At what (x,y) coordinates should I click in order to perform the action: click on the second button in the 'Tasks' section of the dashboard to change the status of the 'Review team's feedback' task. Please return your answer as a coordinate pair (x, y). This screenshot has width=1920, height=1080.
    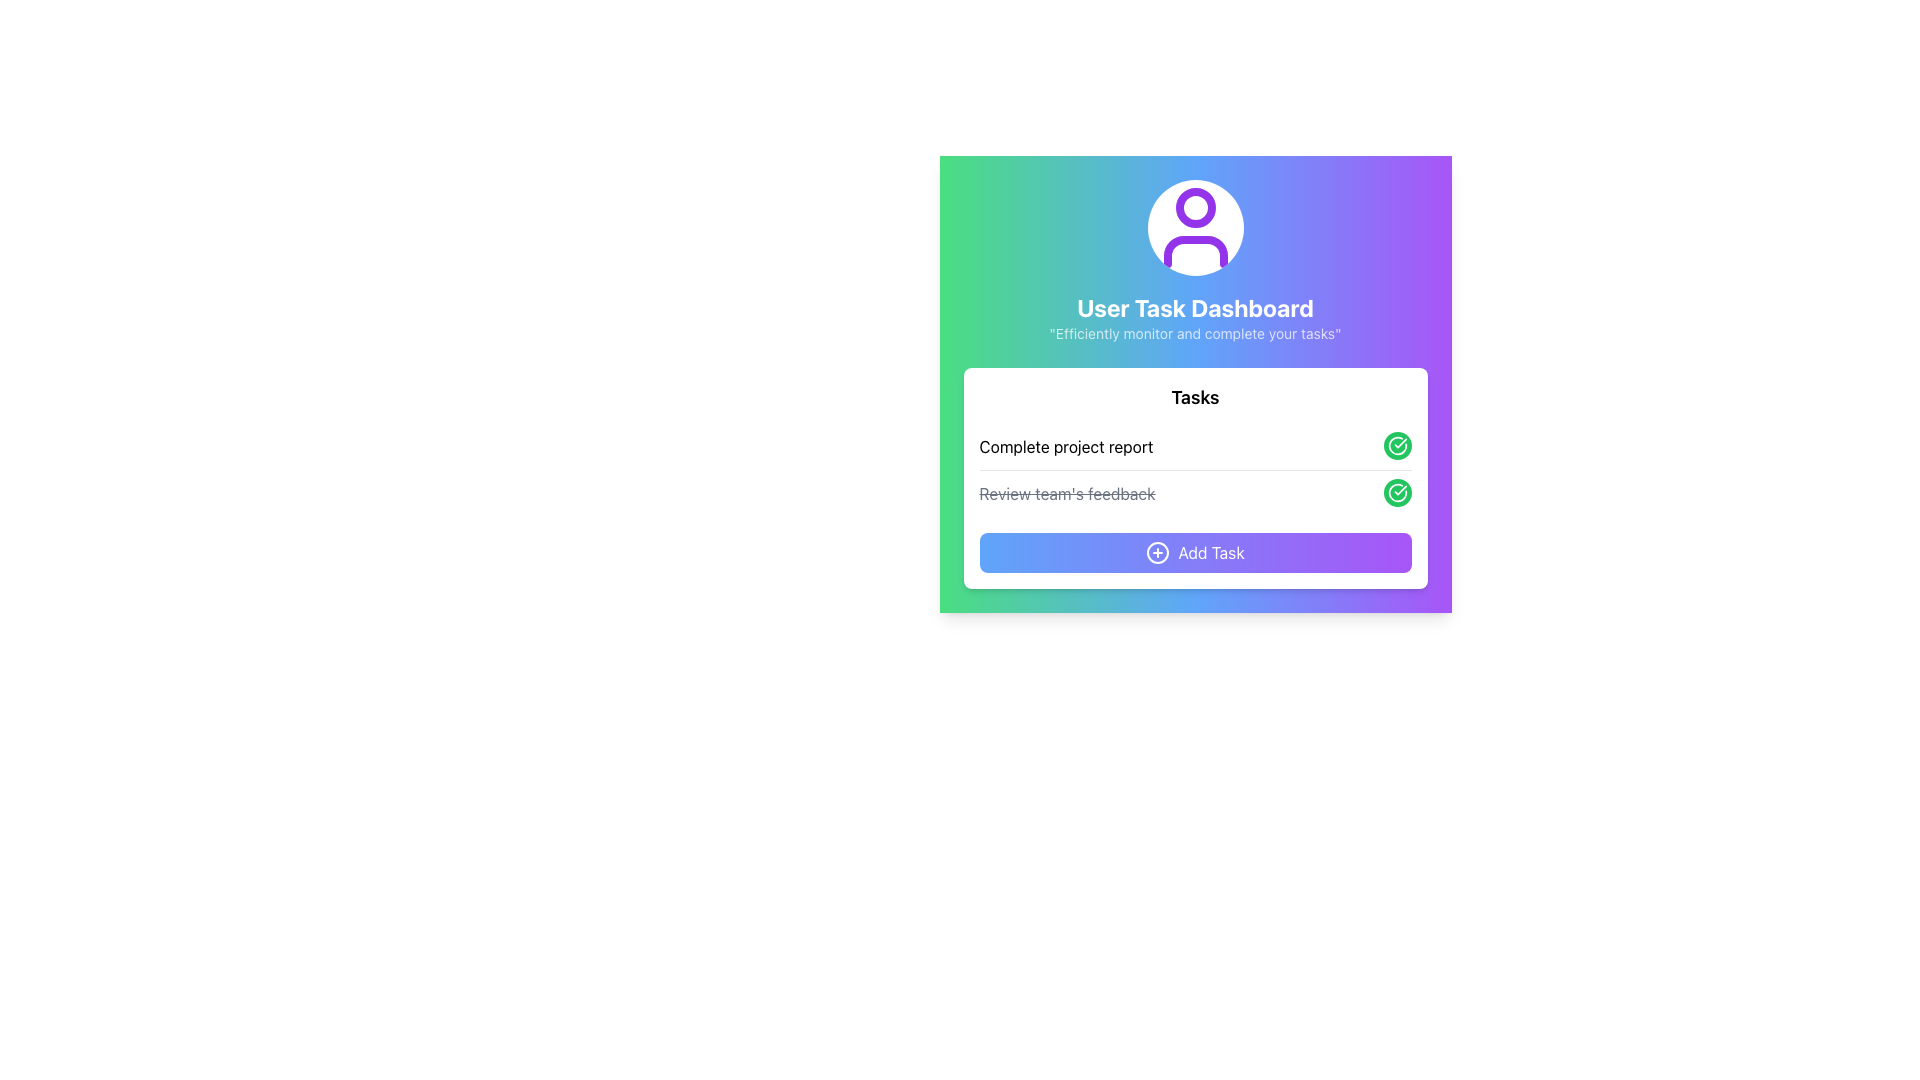
    Looking at the image, I should click on (1396, 493).